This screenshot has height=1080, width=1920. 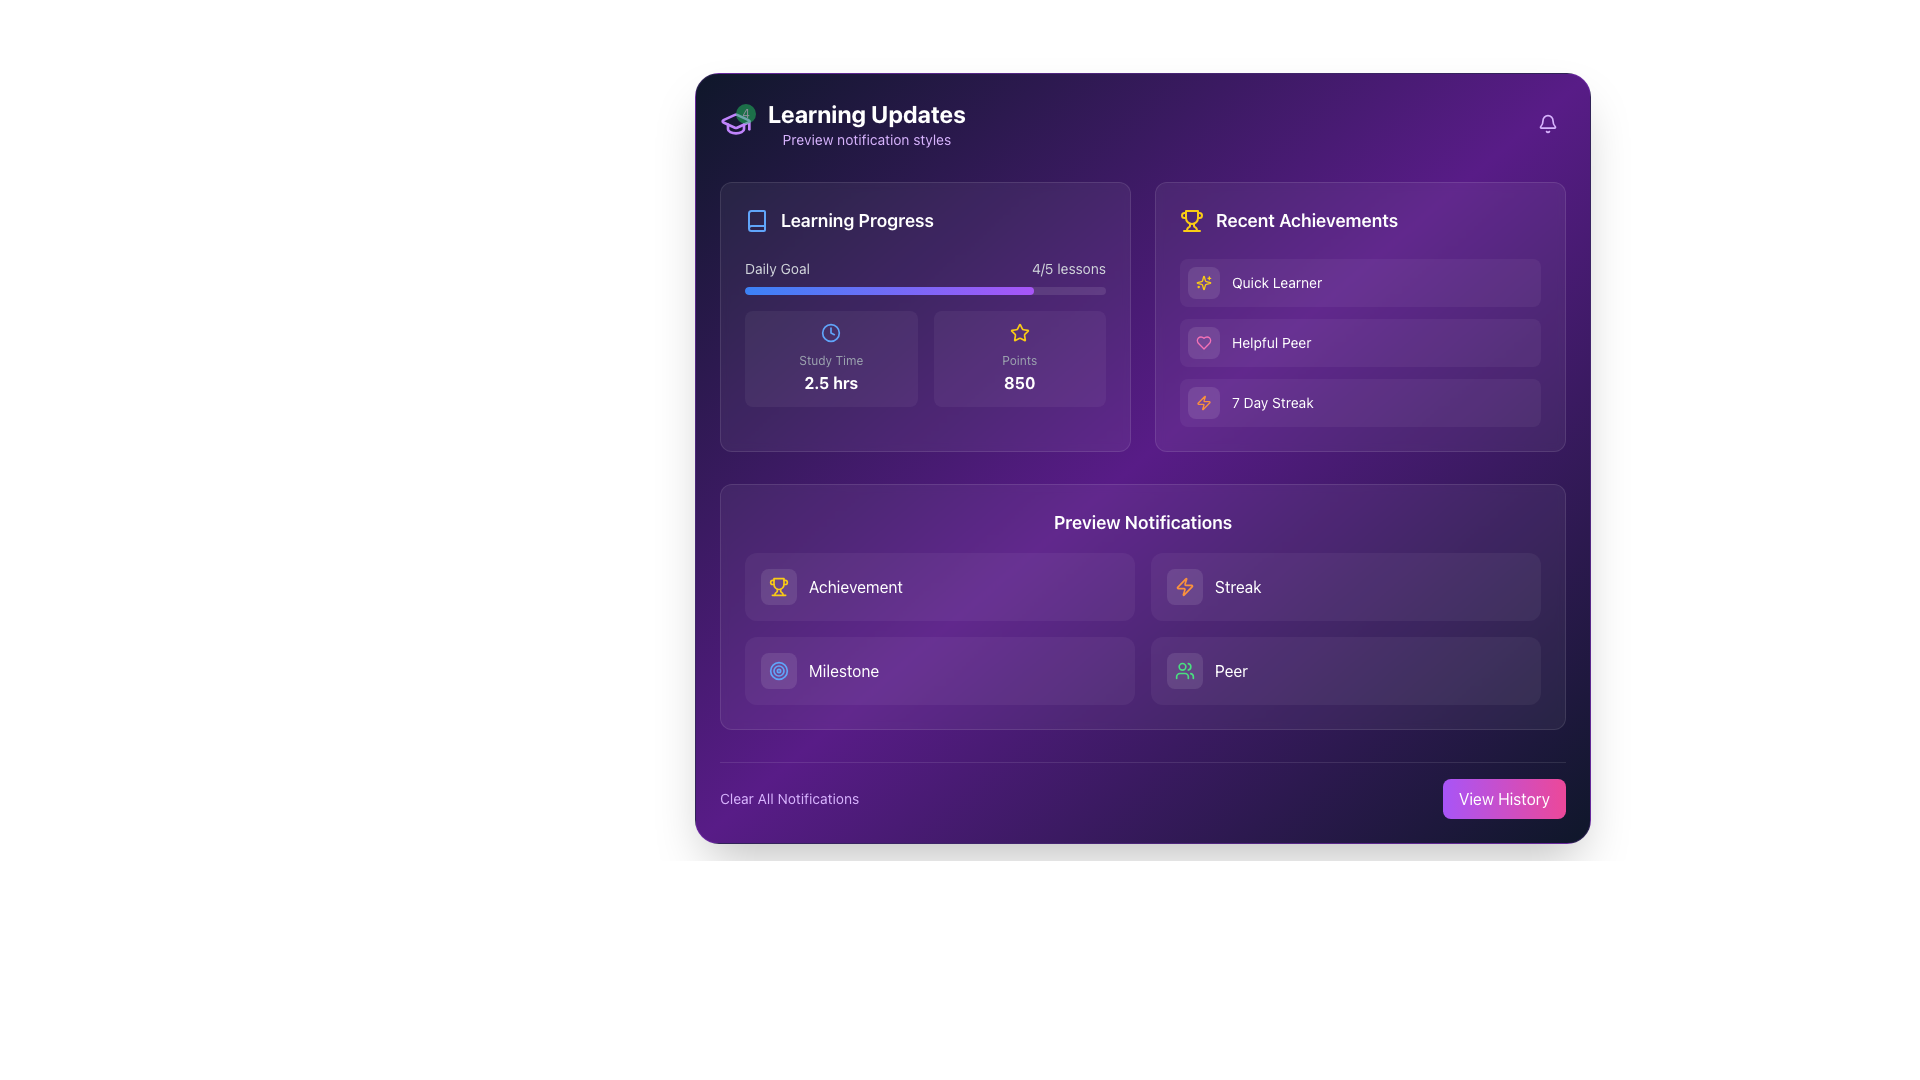 What do you see at coordinates (866, 114) in the screenshot?
I see `the bold, white text element reading 'Learning Updates', which is prominently displayed at the top-left area of the interface with a dark purple background` at bounding box center [866, 114].